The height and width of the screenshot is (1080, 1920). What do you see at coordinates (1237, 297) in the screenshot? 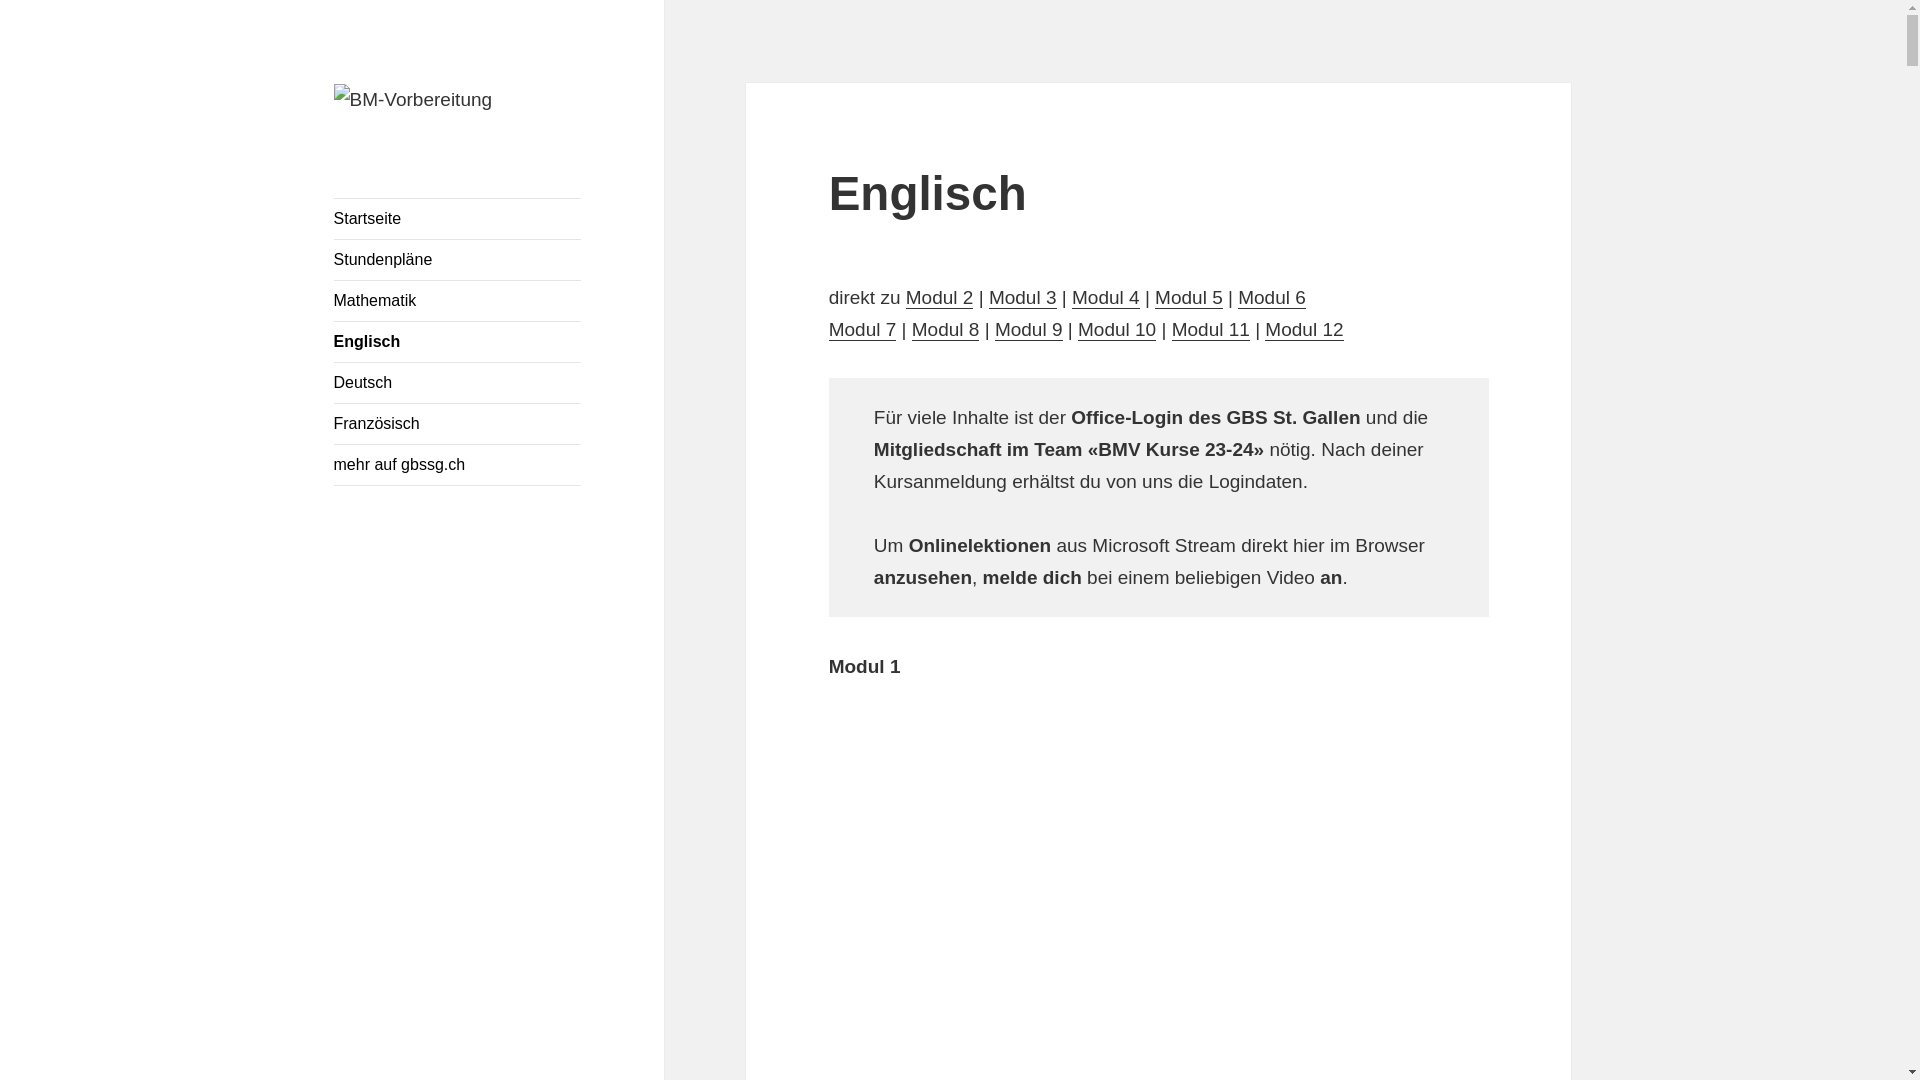
I see `'Modul 6'` at bounding box center [1237, 297].